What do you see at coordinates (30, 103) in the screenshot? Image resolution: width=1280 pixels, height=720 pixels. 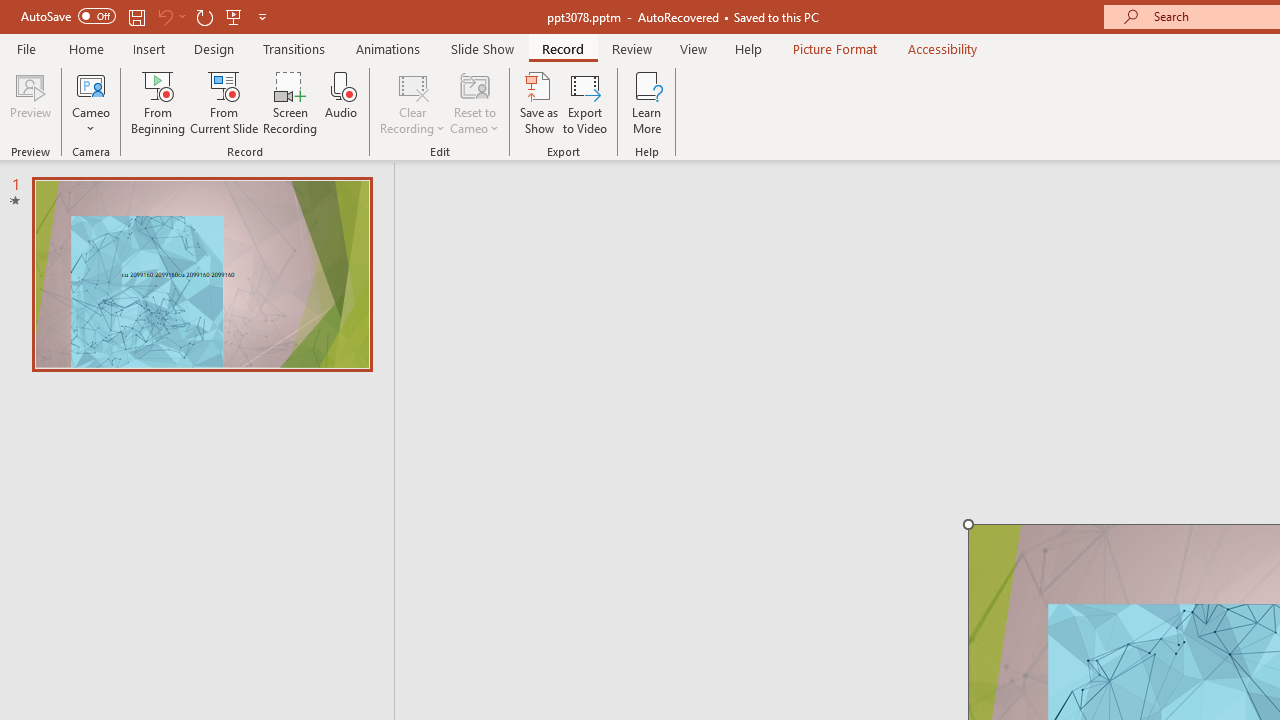 I see `'Preview'` at bounding box center [30, 103].